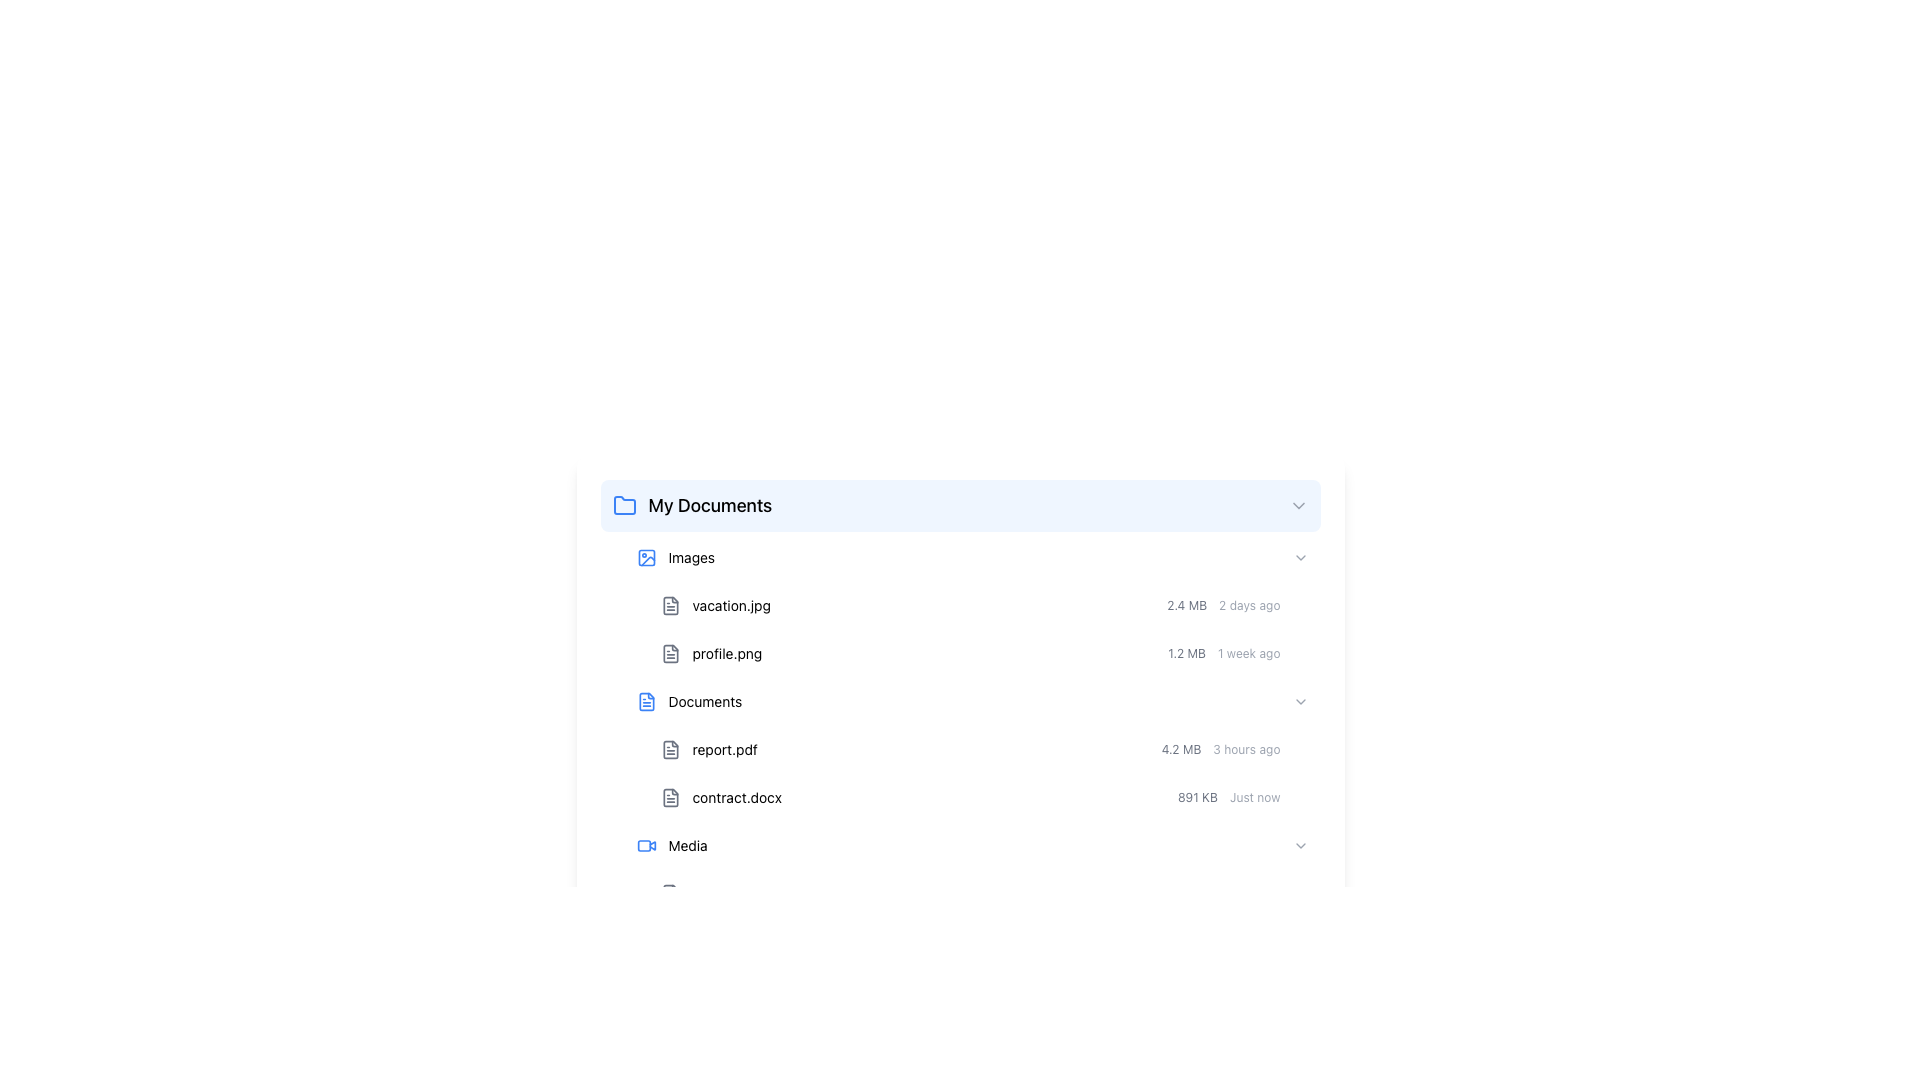  Describe the element at coordinates (1234, 749) in the screenshot. I see `the informational text group that provides metadata about the 'report.pdf' file, which is located in the file list under the 'Documents' section, specifically beneath the 'profile.png' entry` at that location.